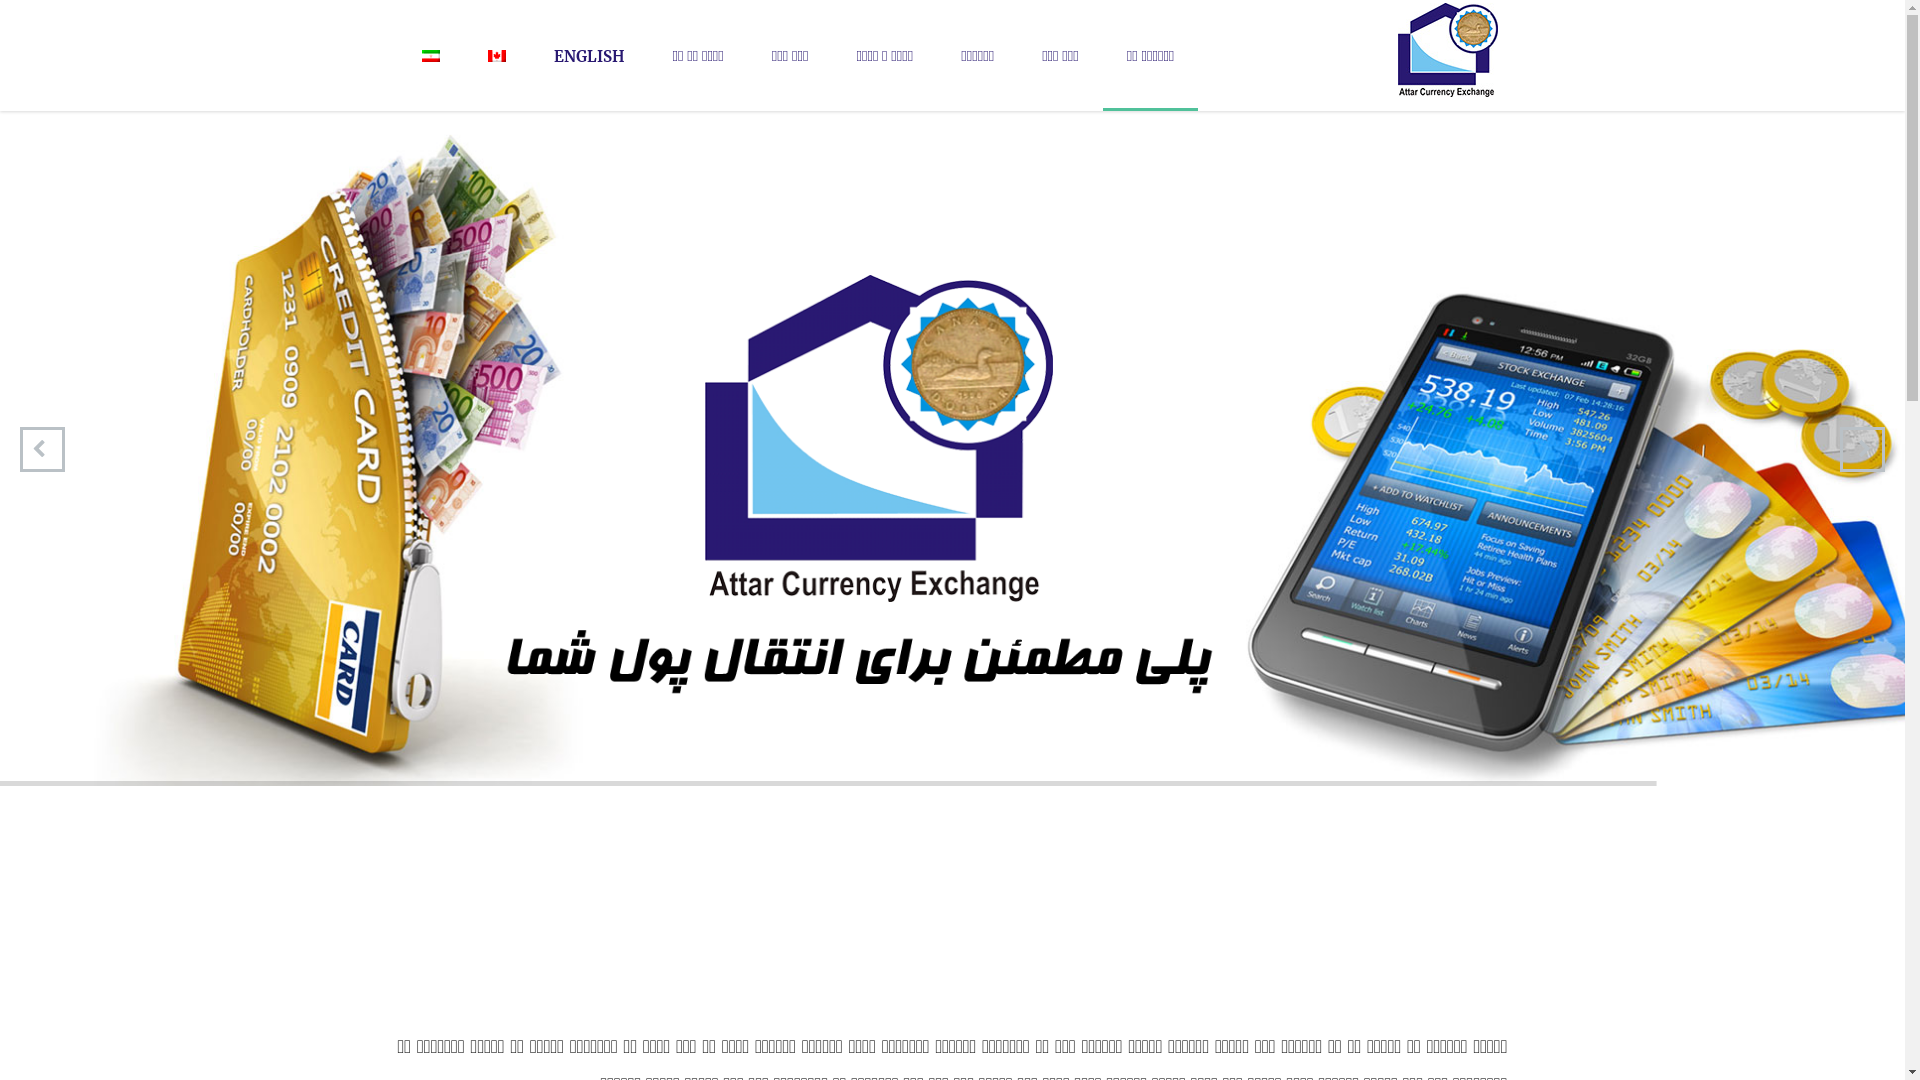 The image size is (1920, 1080). Describe the element at coordinates (588, 55) in the screenshot. I see `'ENGLISH'` at that location.